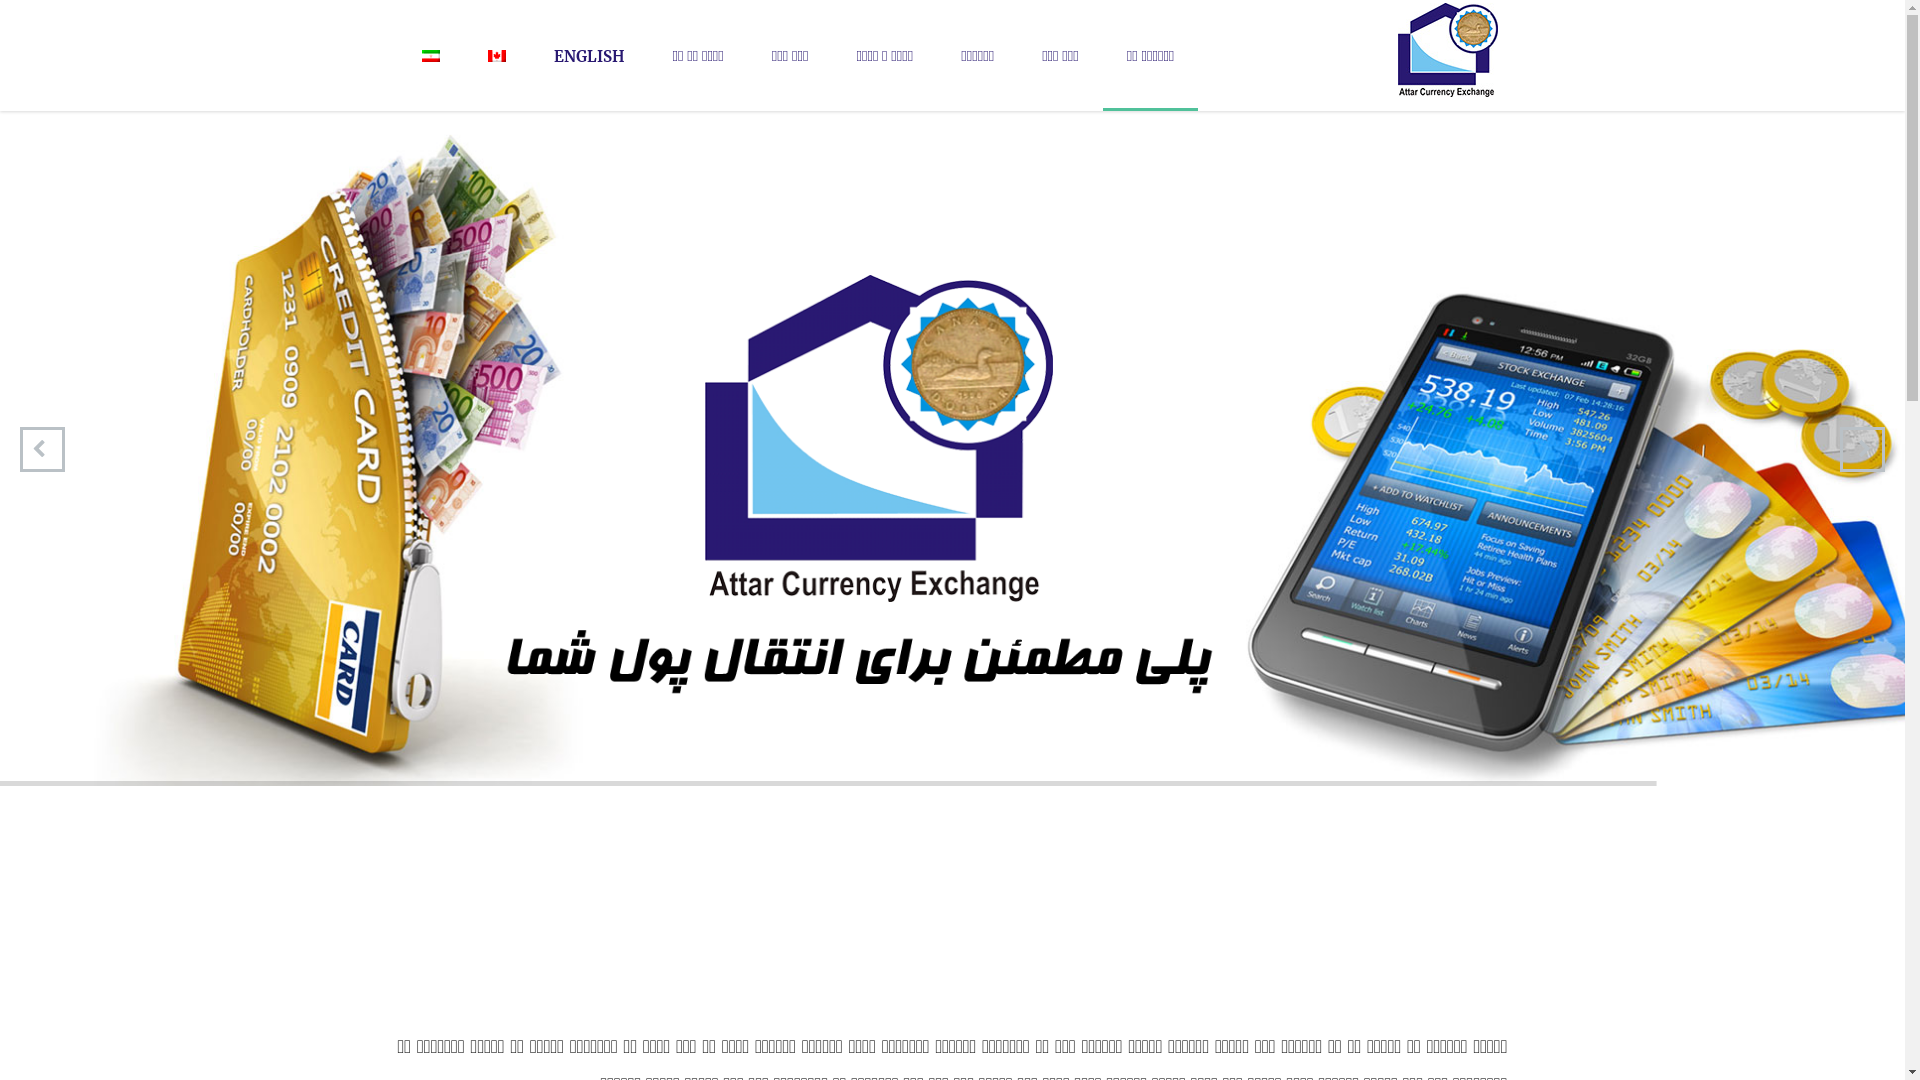 The image size is (1920, 1080). Describe the element at coordinates (588, 55) in the screenshot. I see `'ENGLISH'` at that location.